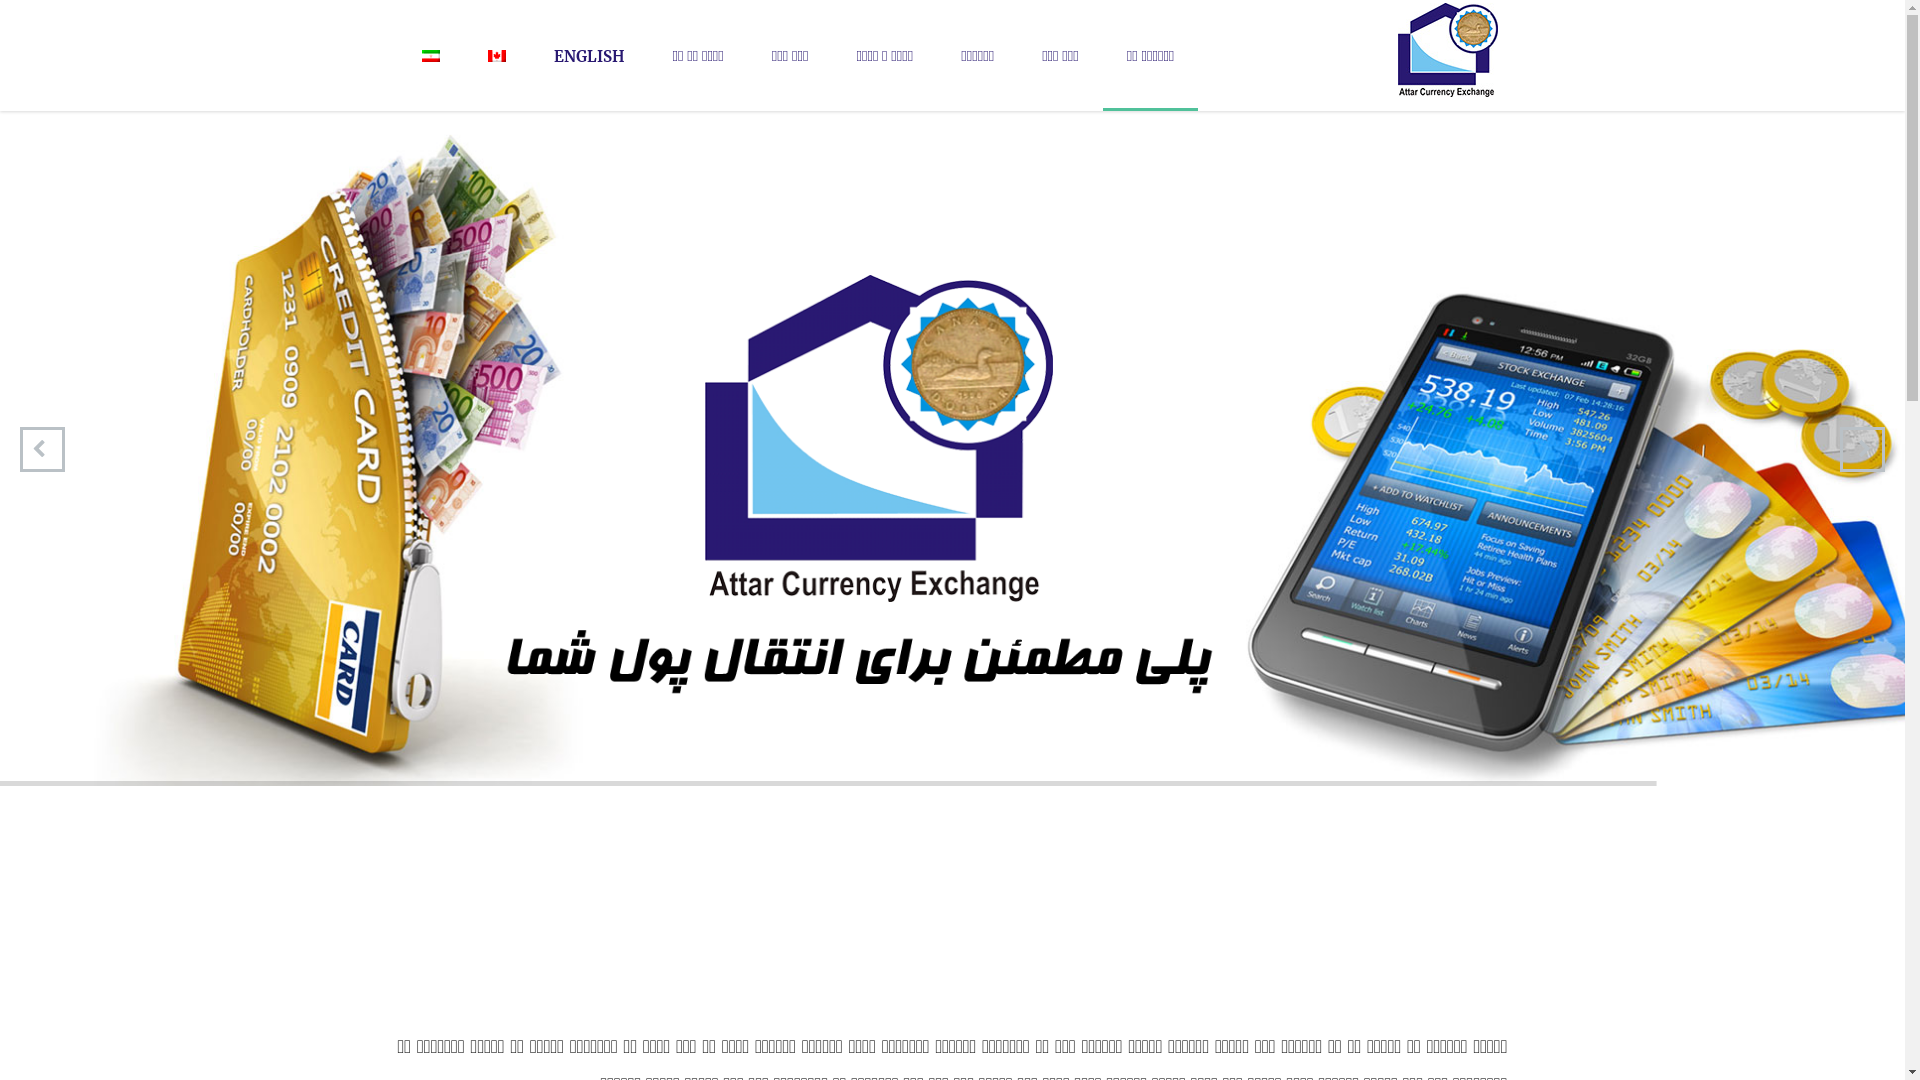 The image size is (1920, 1080). Describe the element at coordinates (588, 55) in the screenshot. I see `'ENGLISH'` at that location.